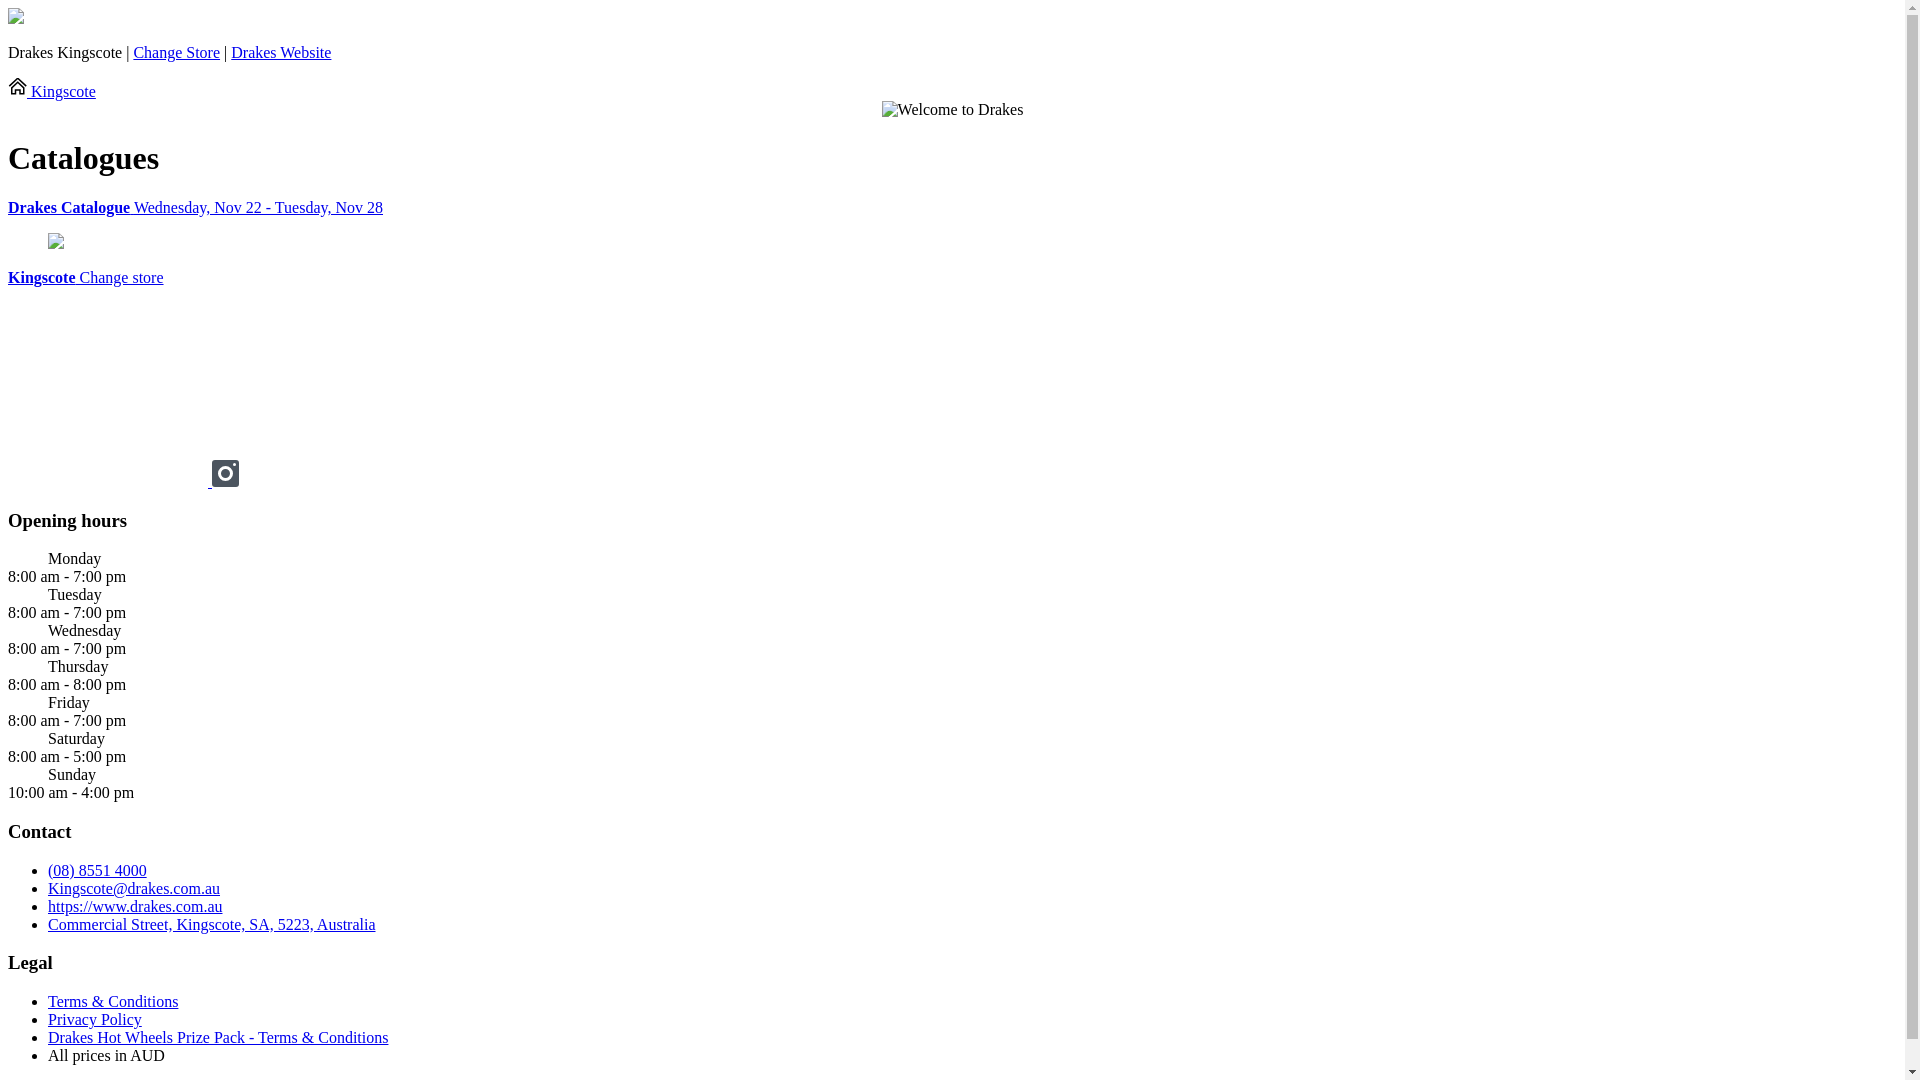 This screenshot has height=1080, width=1920. I want to click on 'Privacy Policy', so click(94, 1019).